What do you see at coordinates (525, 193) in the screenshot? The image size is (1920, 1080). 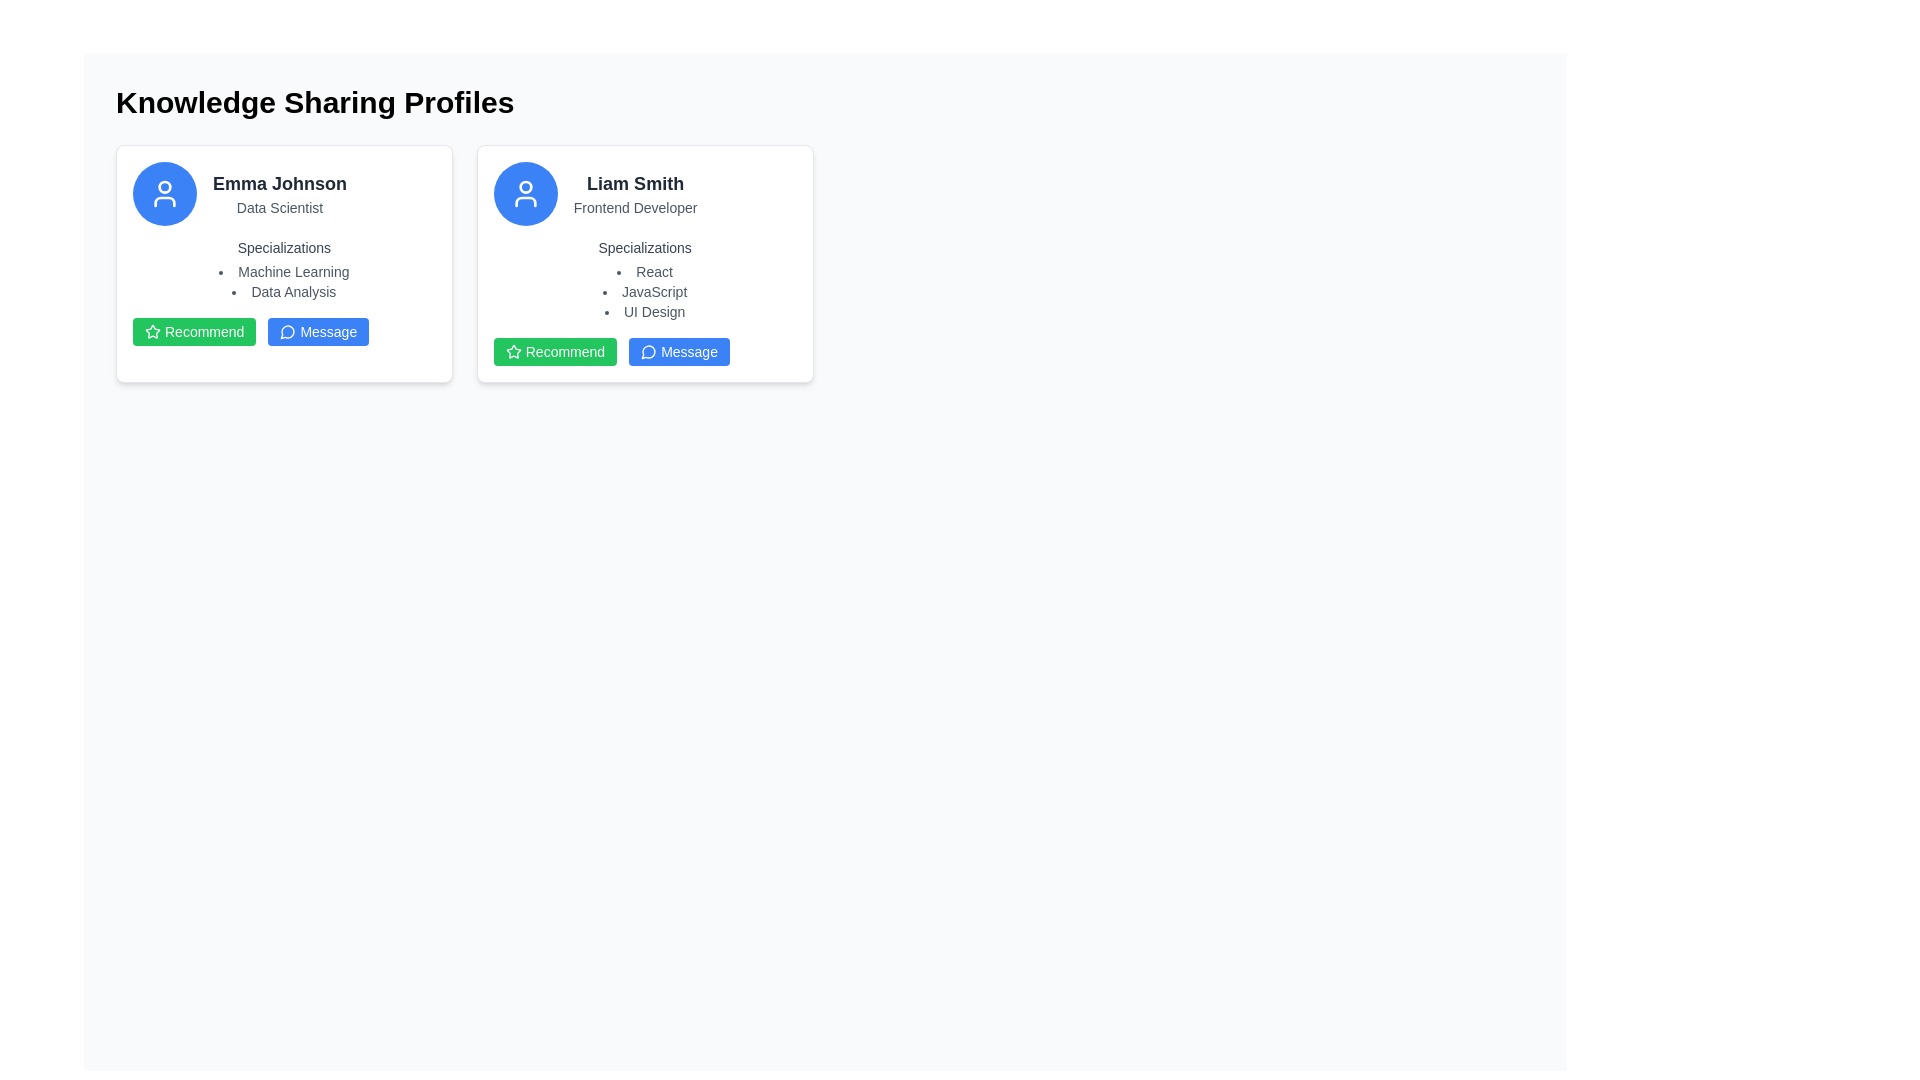 I see `the circular user icon representing 'Liam Smith' located at the upper-left corner of the content card` at bounding box center [525, 193].